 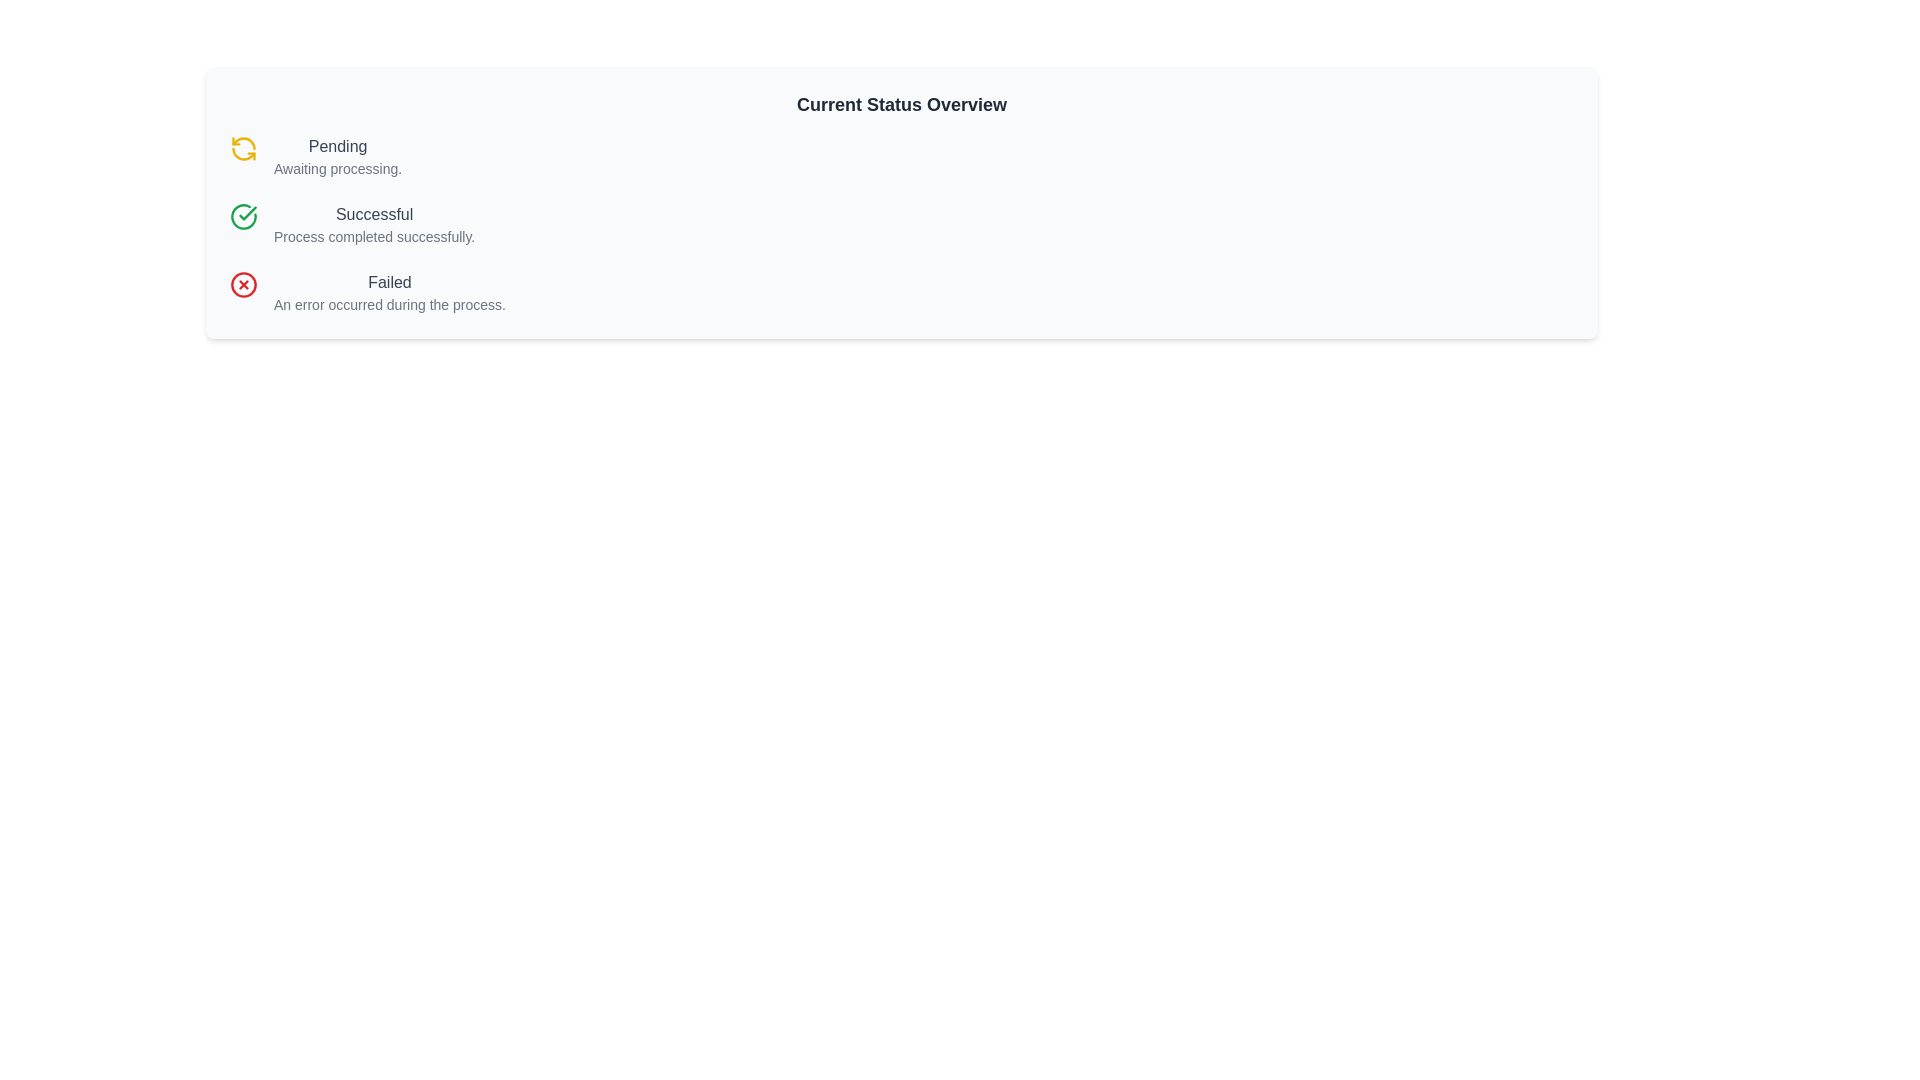 What do you see at coordinates (338, 145) in the screenshot?
I see `the 'Pending' text label element styled in medium gray, positioned above 'Awaiting processing' in the top-left section of the main content area` at bounding box center [338, 145].